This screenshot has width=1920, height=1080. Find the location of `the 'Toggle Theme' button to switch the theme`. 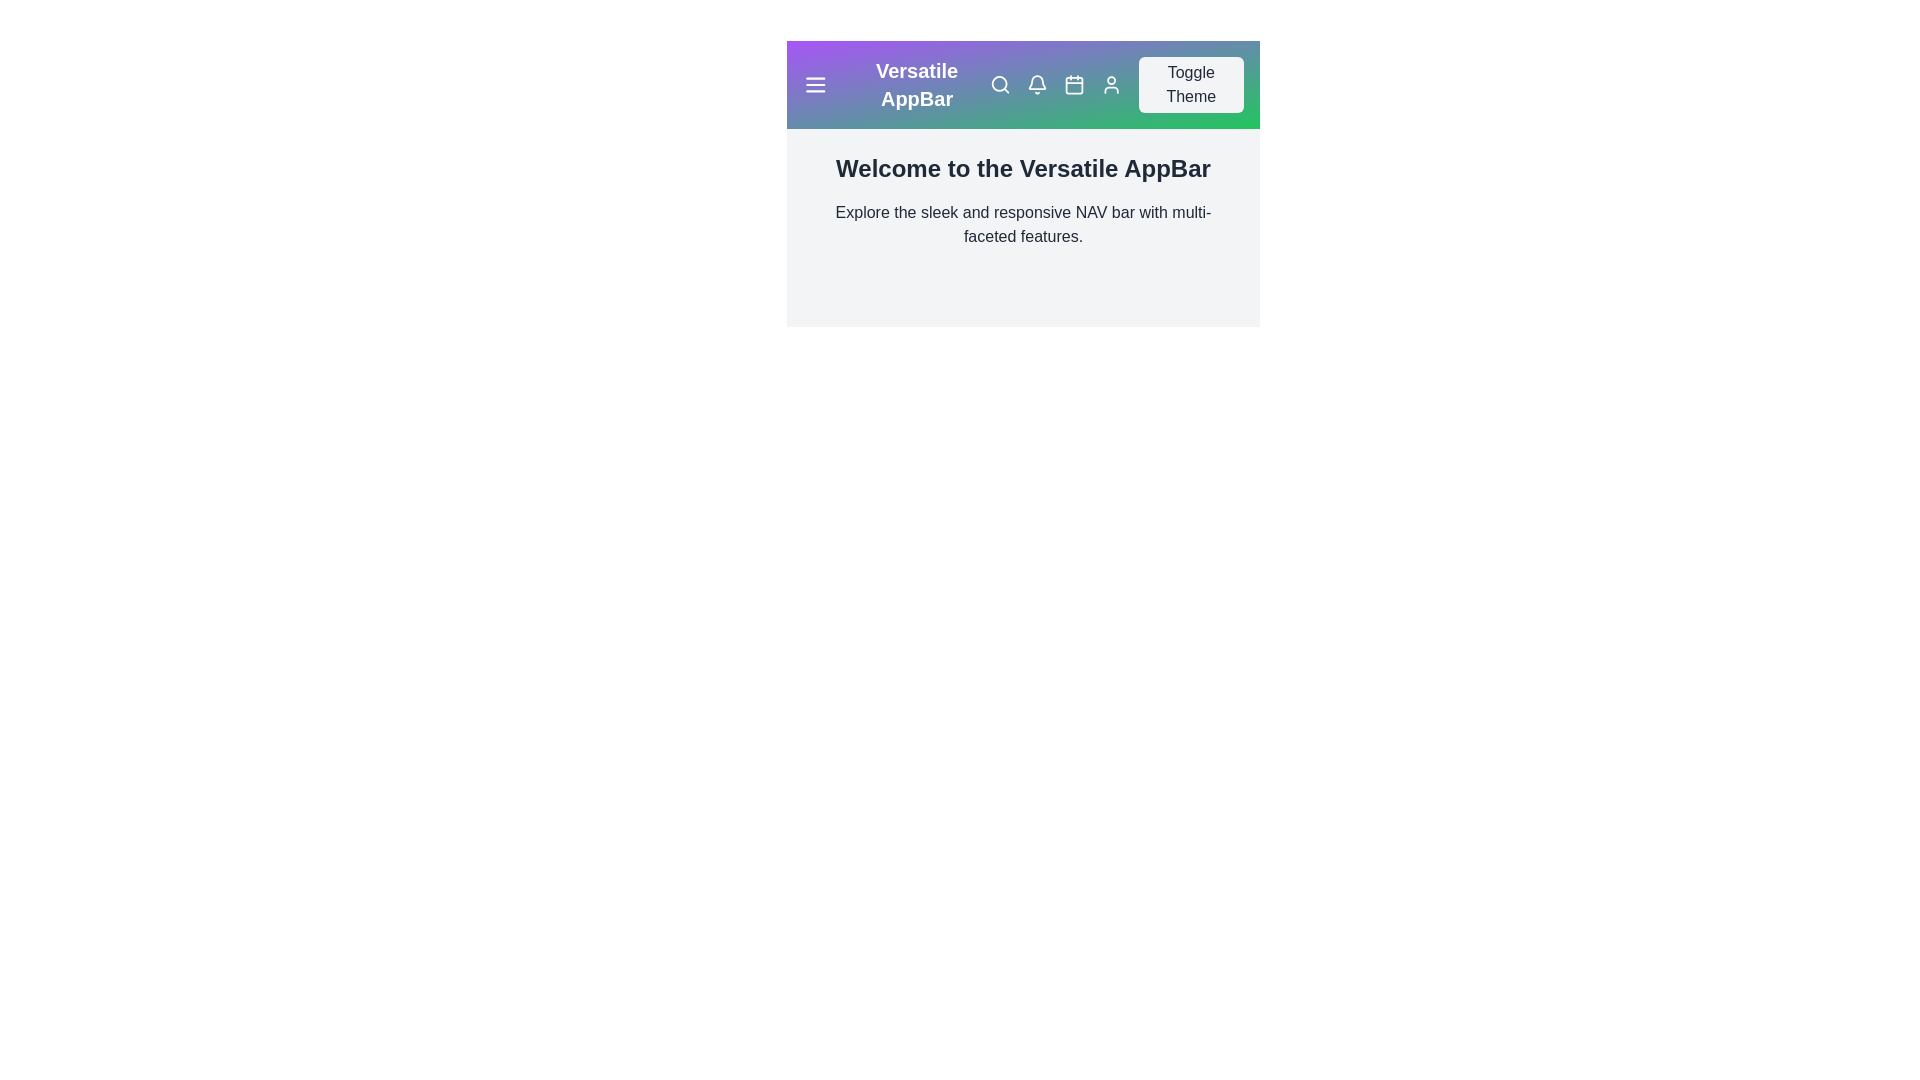

the 'Toggle Theme' button to switch the theme is located at coordinates (1190, 83).